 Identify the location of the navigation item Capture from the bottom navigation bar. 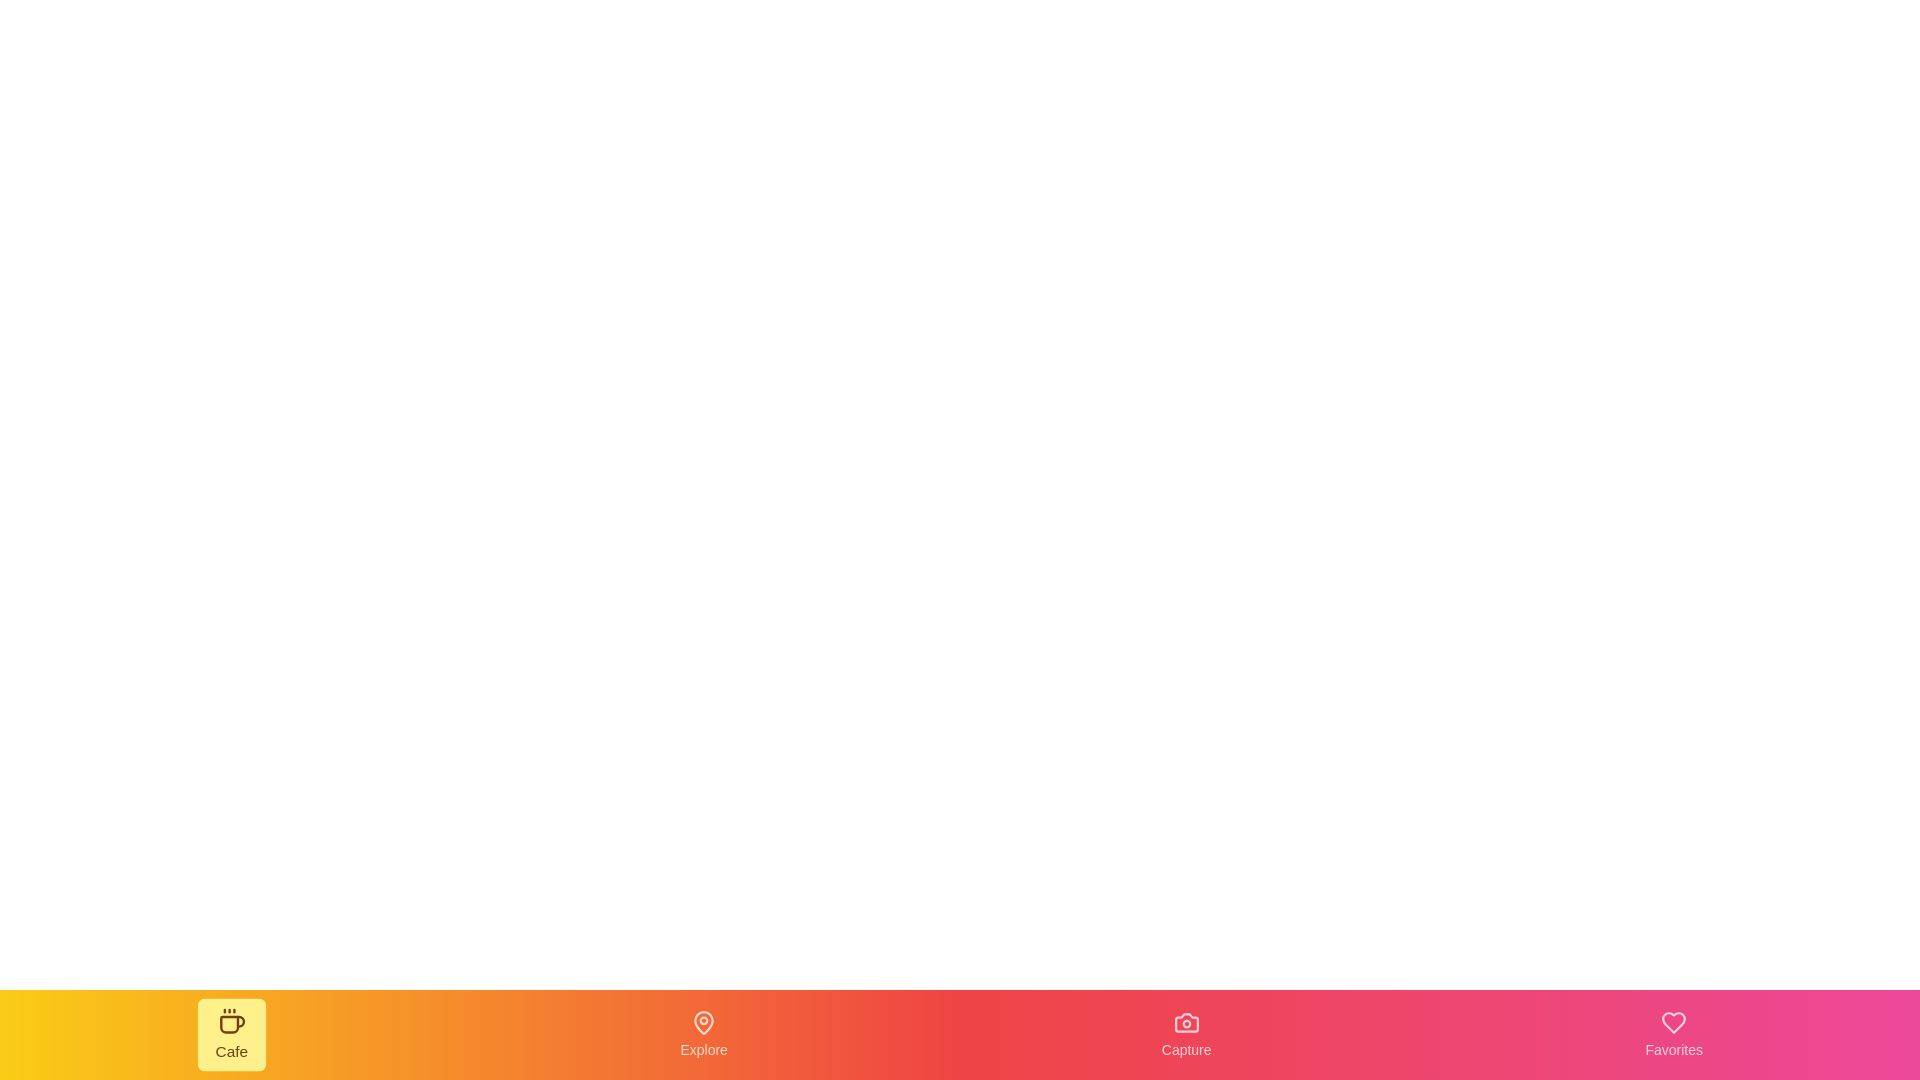
(1186, 1034).